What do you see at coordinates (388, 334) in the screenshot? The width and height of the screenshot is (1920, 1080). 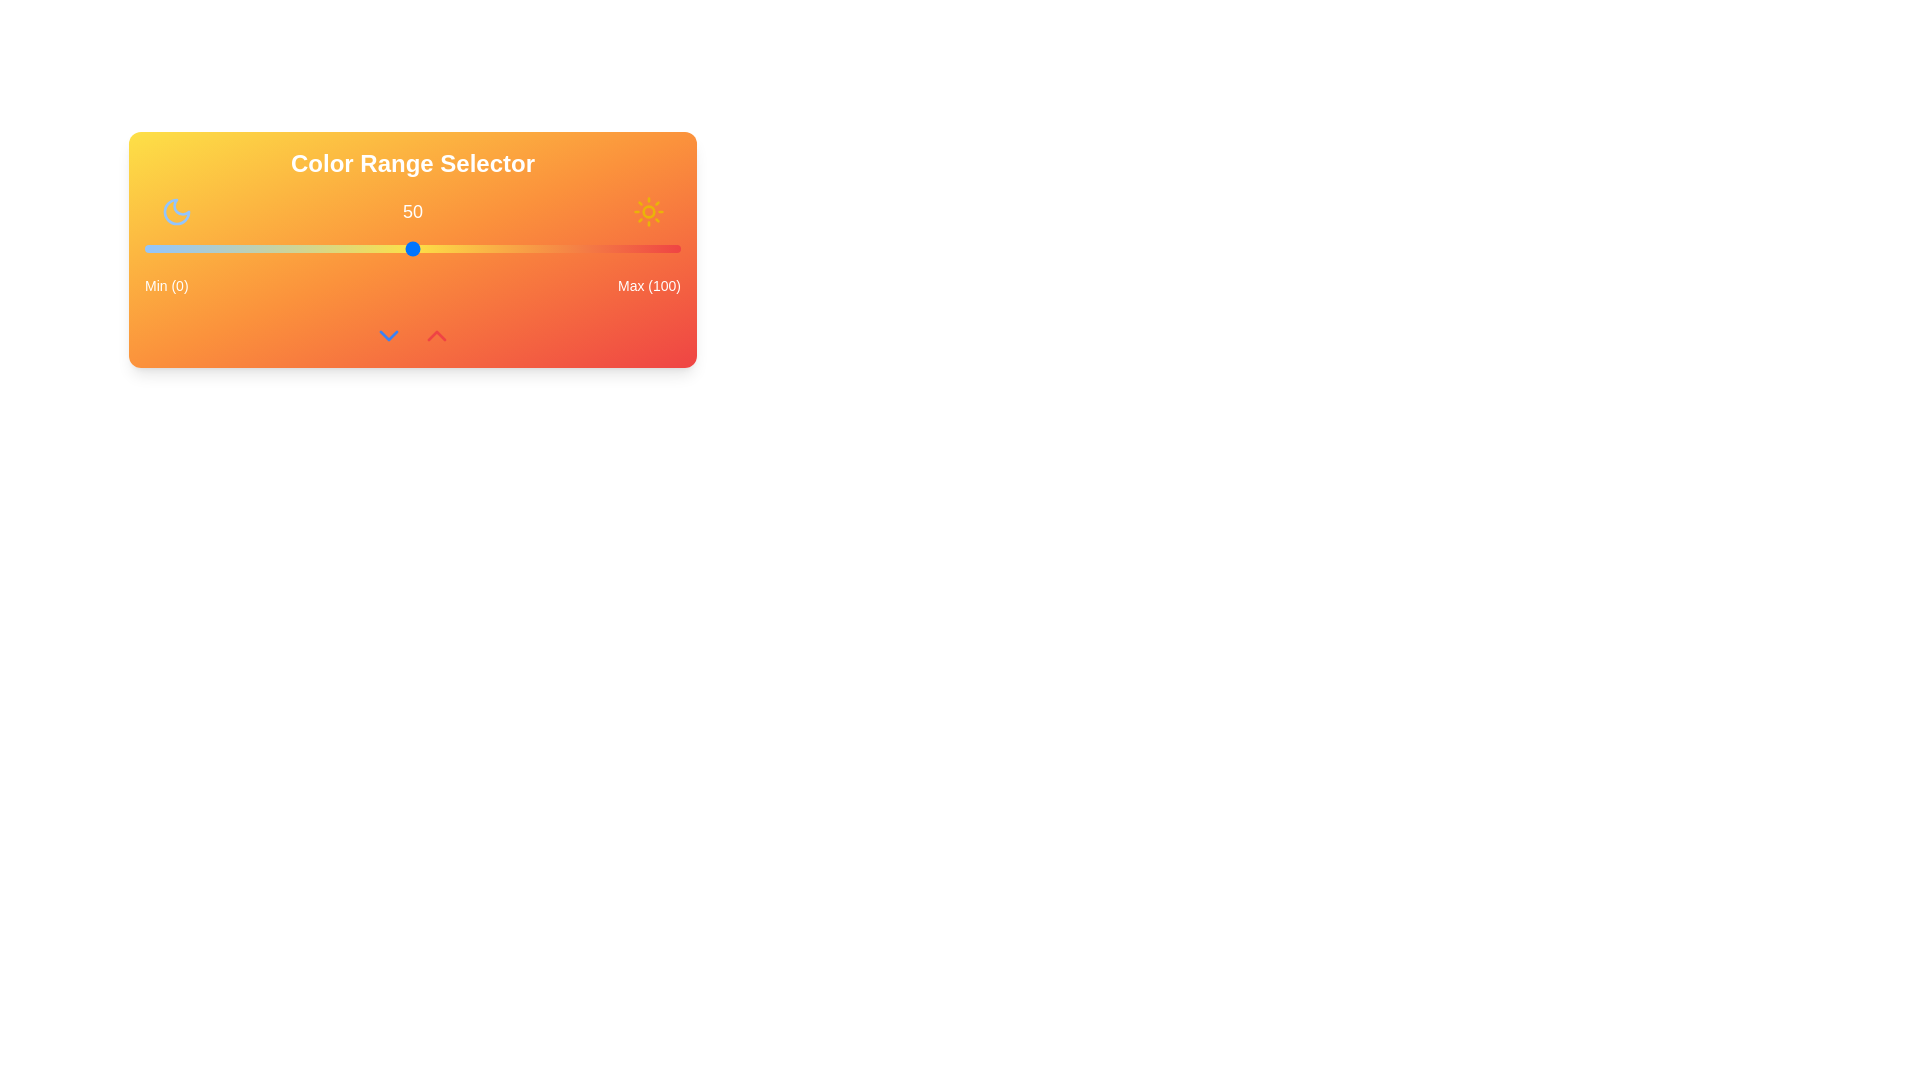 I see `the ChevronDown icon to perform the corresponding action` at bounding box center [388, 334].